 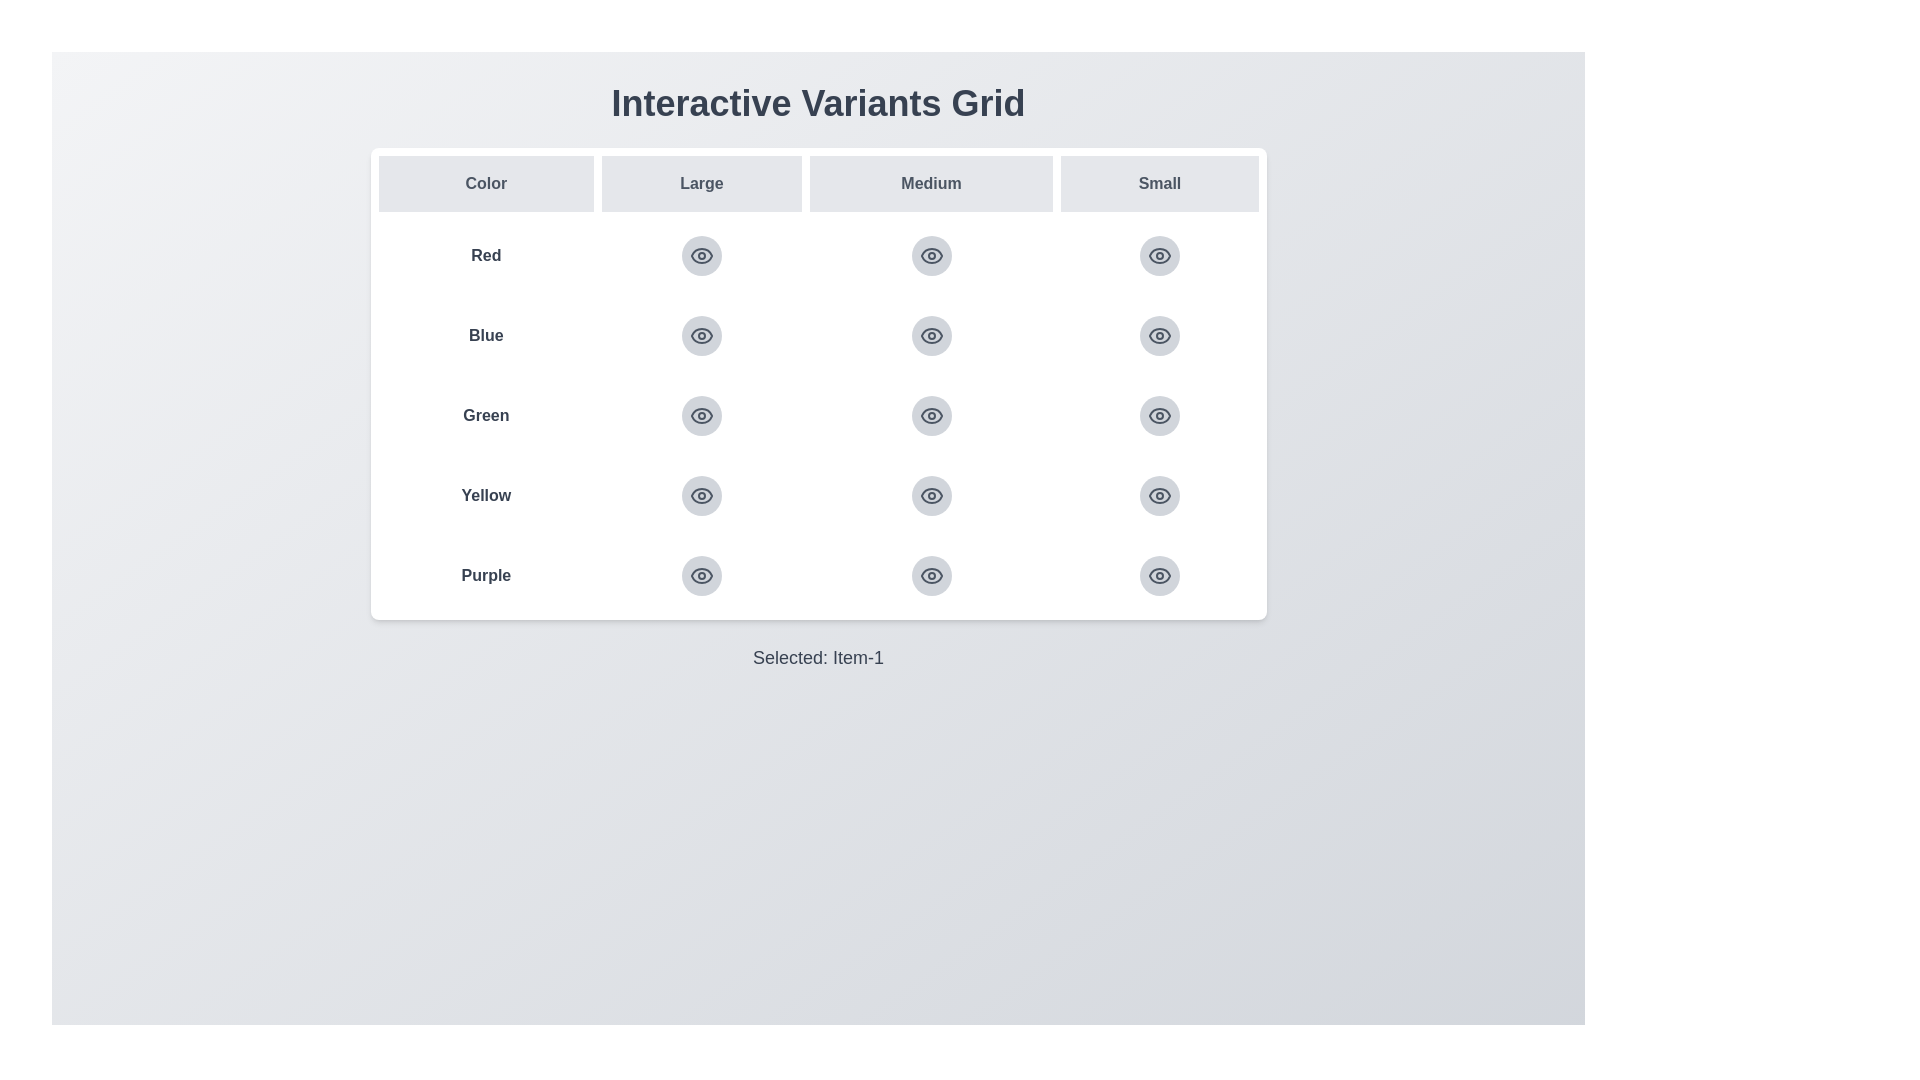 I want to click on the header labeled 'Small' which is the fourth column header in the grid layout, positioned at the top-right corner next to 'Medium', so click(x=1160, y=184).